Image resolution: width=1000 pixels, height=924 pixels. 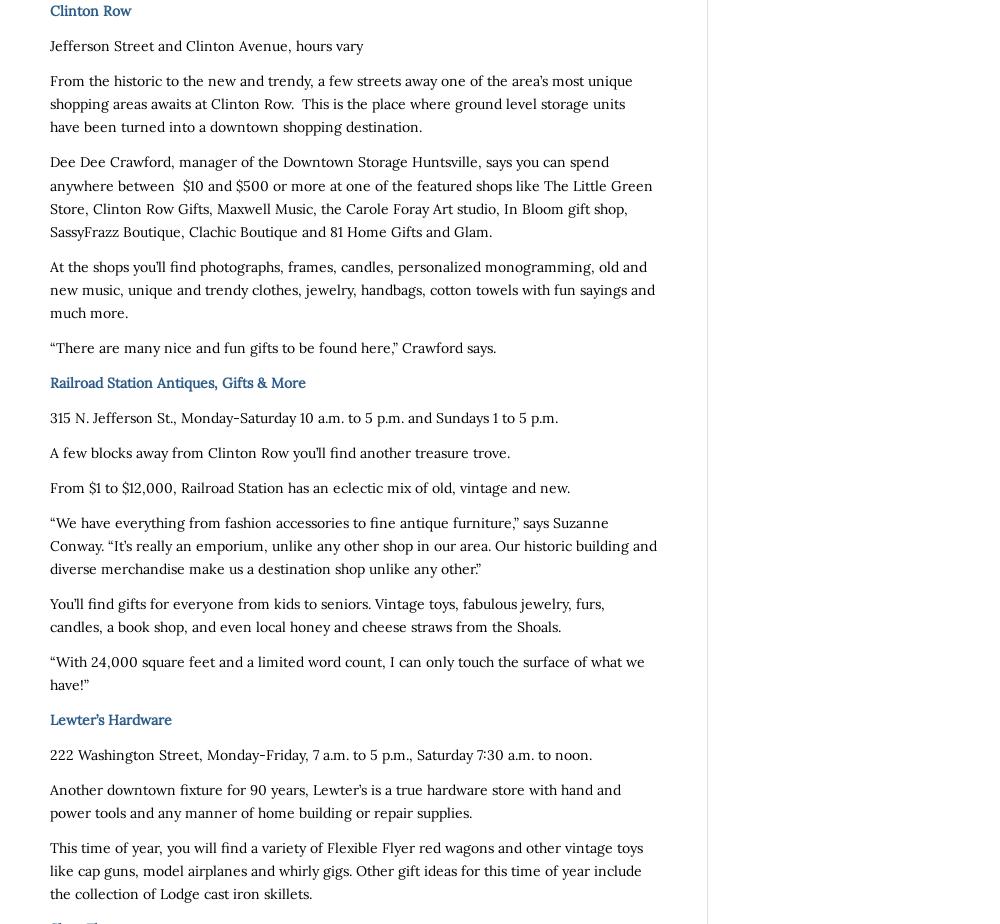 What do you see at coordinates (50, 196) in the screenshot?
I see `'Dee Dee Crawford, manager of the Downtown Storage Huntsville, says you can spend anywhere between  $10 and $500 or more at one of the featured shops like The Little Green Store, Clinton Row Gifts, Maxwell Music, the Carole Foray Art studio, In Bloom gift shop, SassyFrazz Boutique, Clachic Boutique and 81 Home Gifts and Glam.'` at bounding box center [50, 196].